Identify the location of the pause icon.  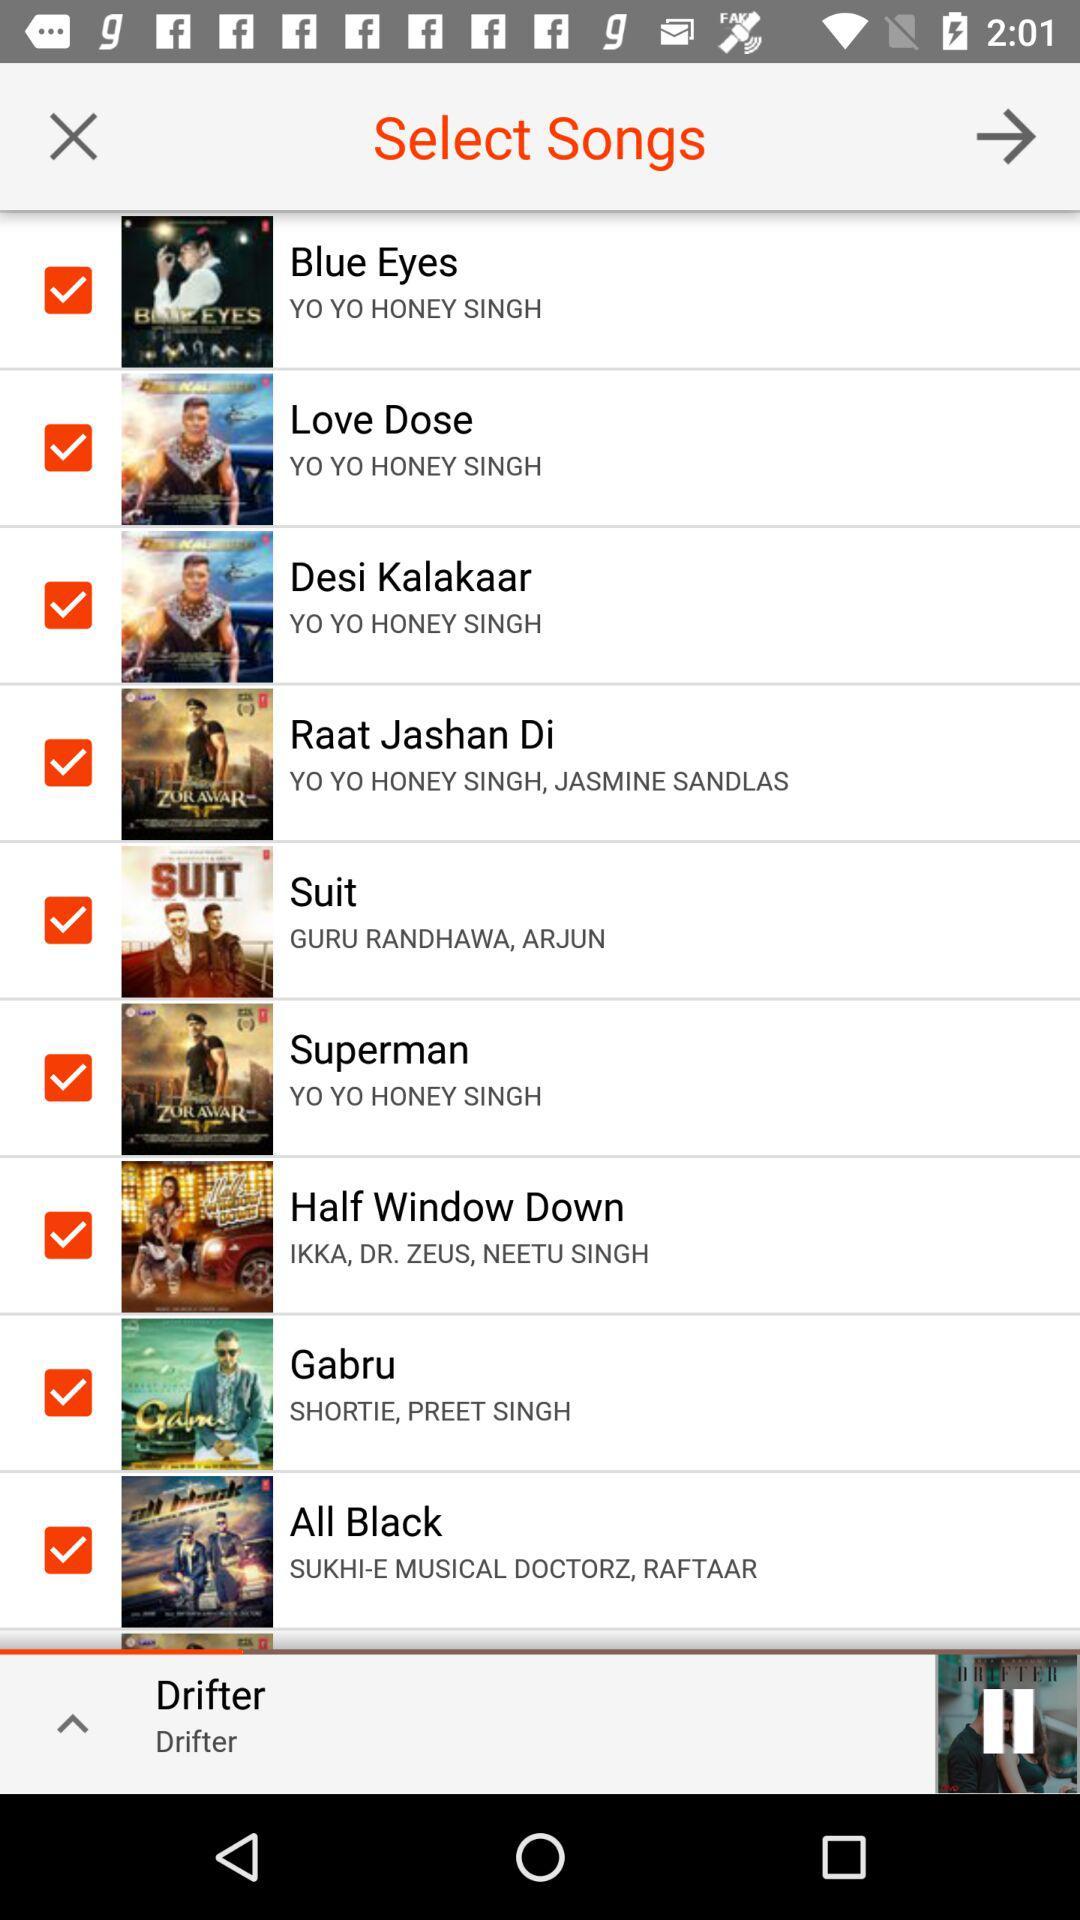
(1007, 1720).